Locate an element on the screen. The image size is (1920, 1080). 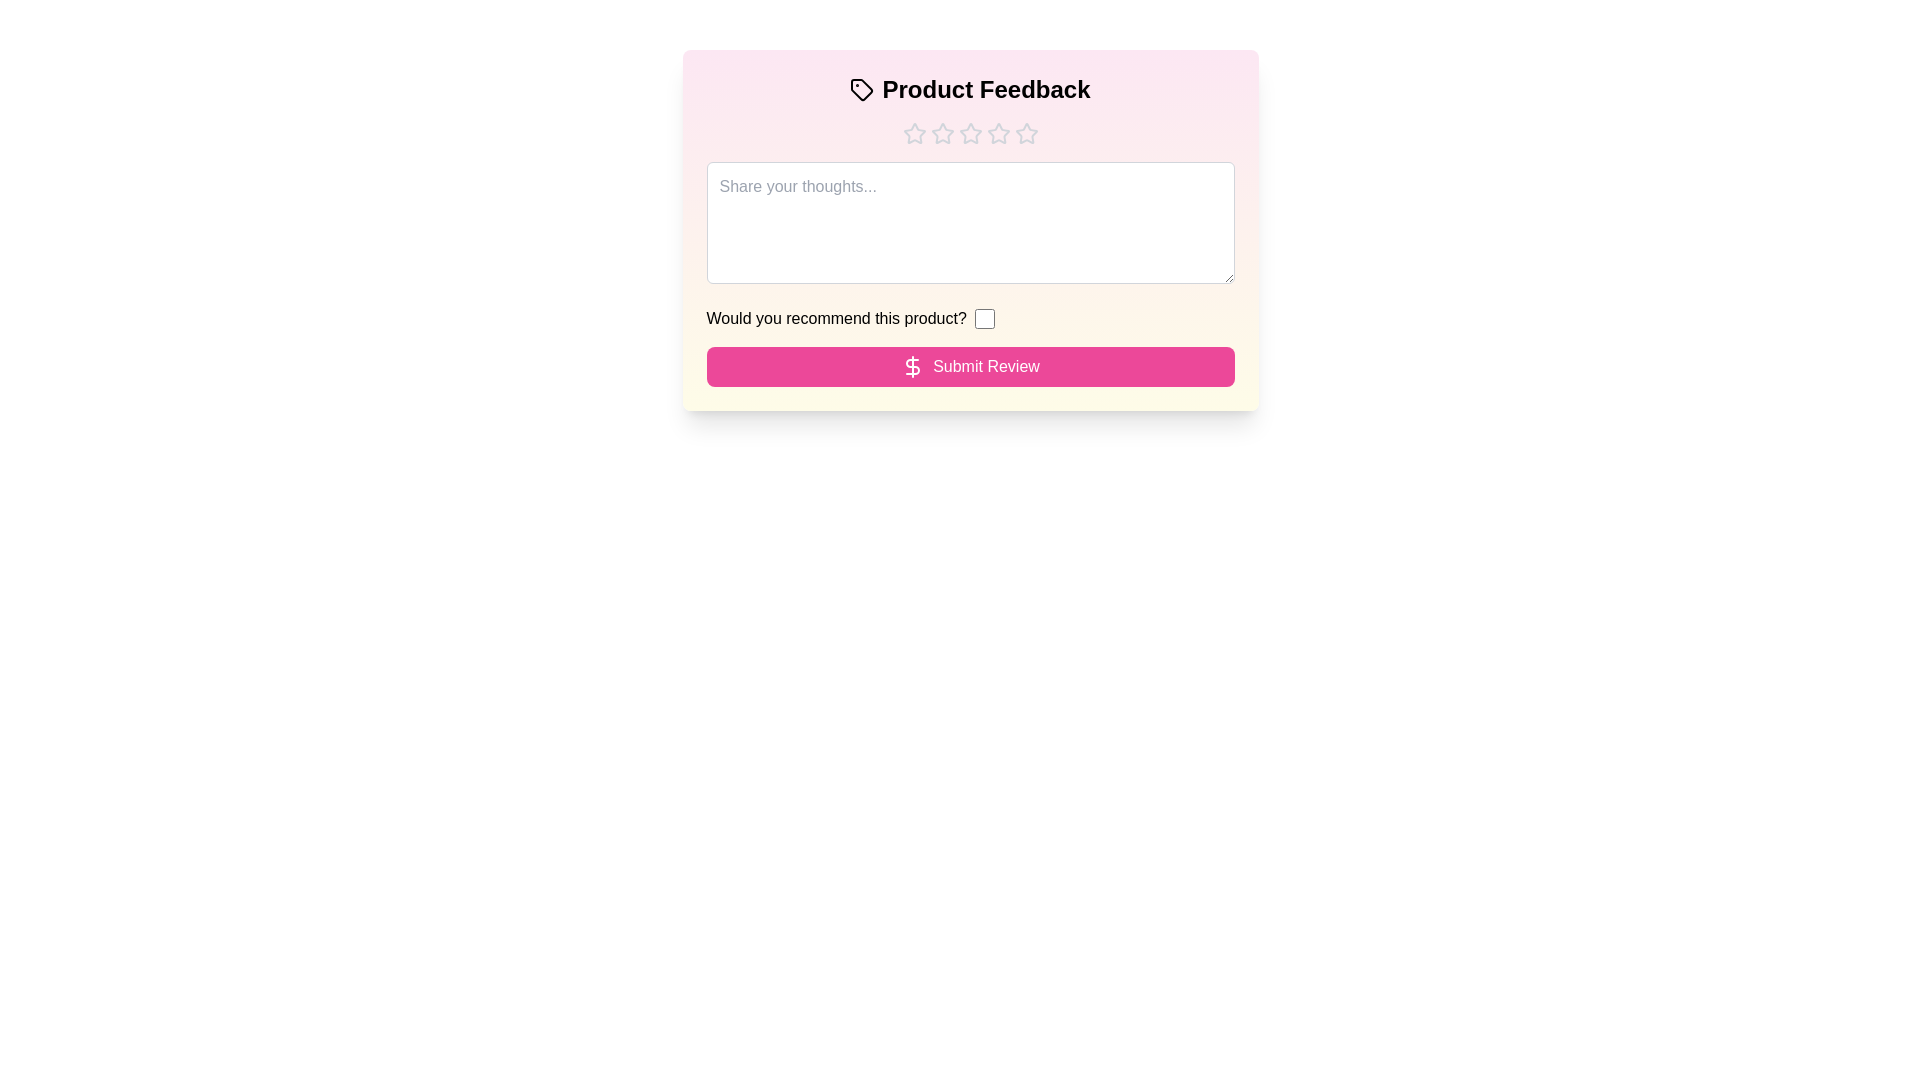
the star corresponding to the rating 3 to set the product rating is located at coordinates (970, 134).